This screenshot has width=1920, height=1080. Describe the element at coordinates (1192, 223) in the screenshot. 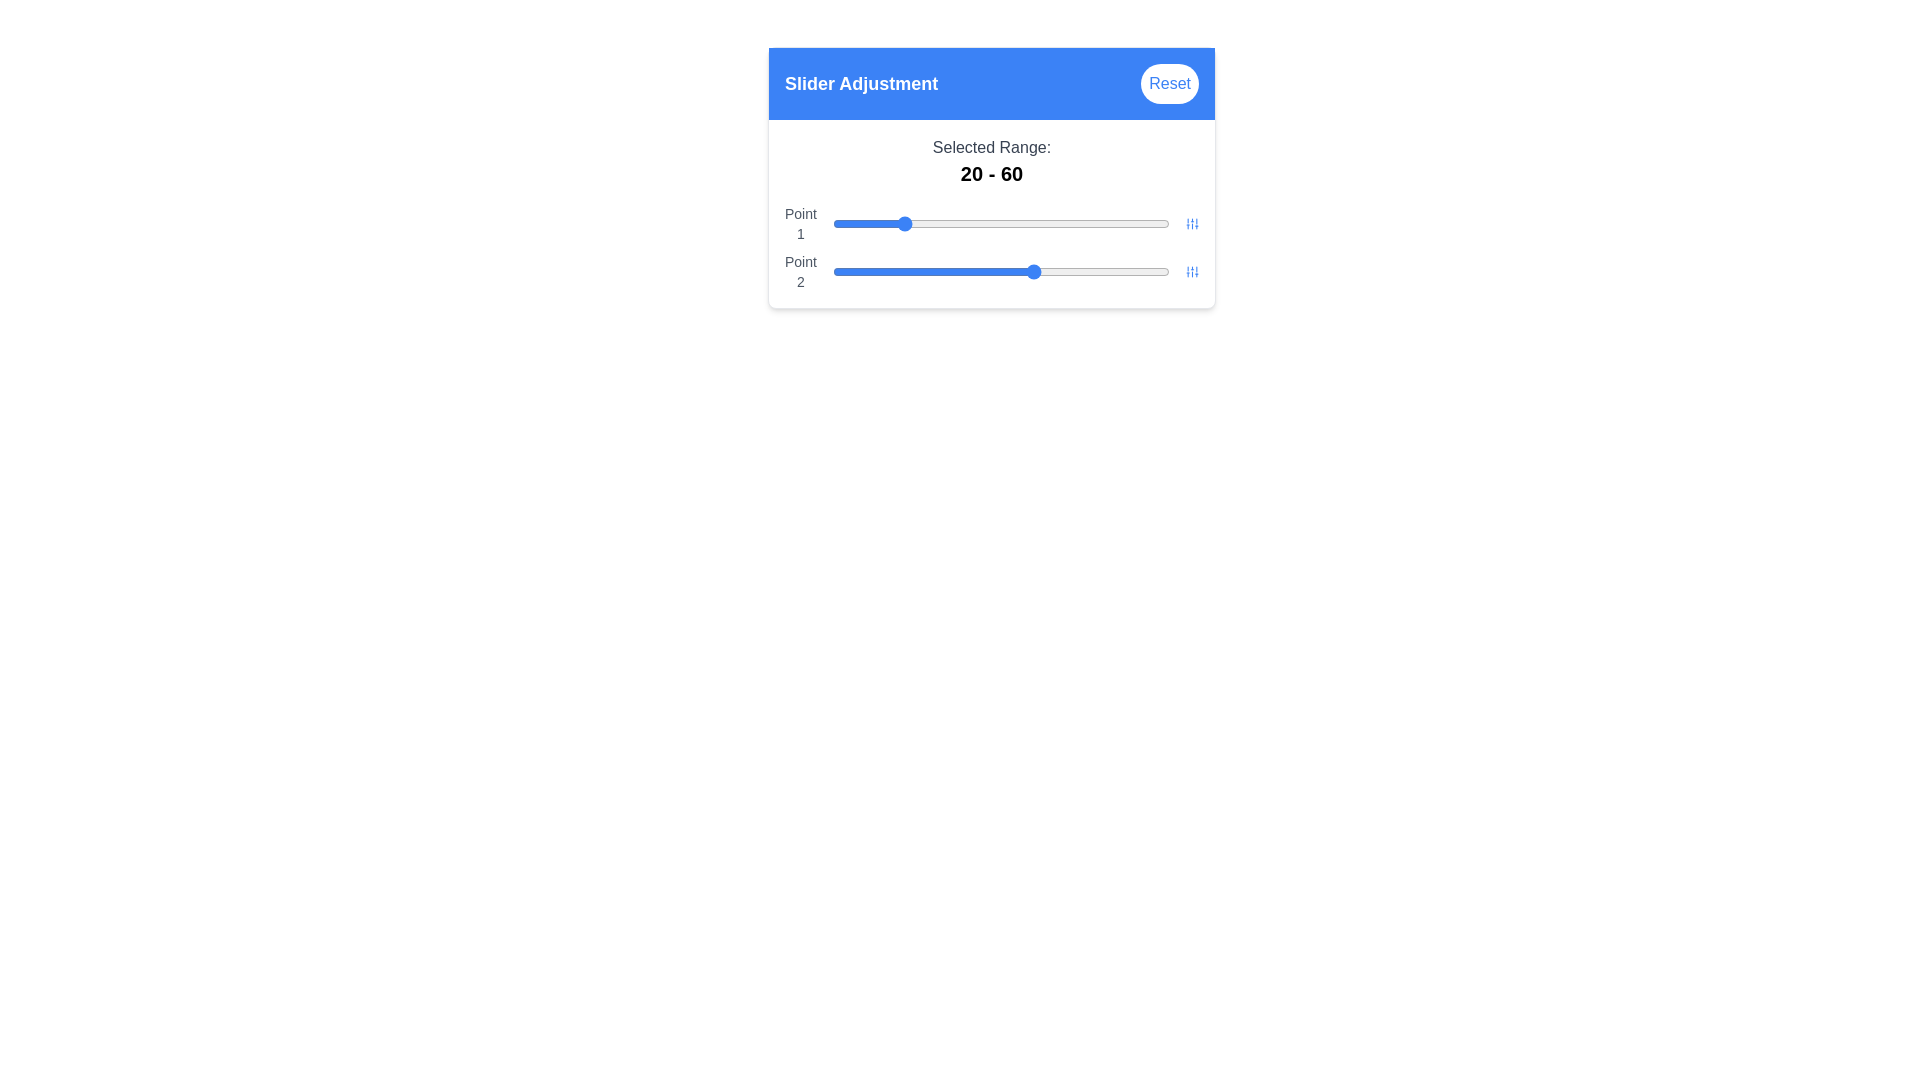

I see `the button` at that location.